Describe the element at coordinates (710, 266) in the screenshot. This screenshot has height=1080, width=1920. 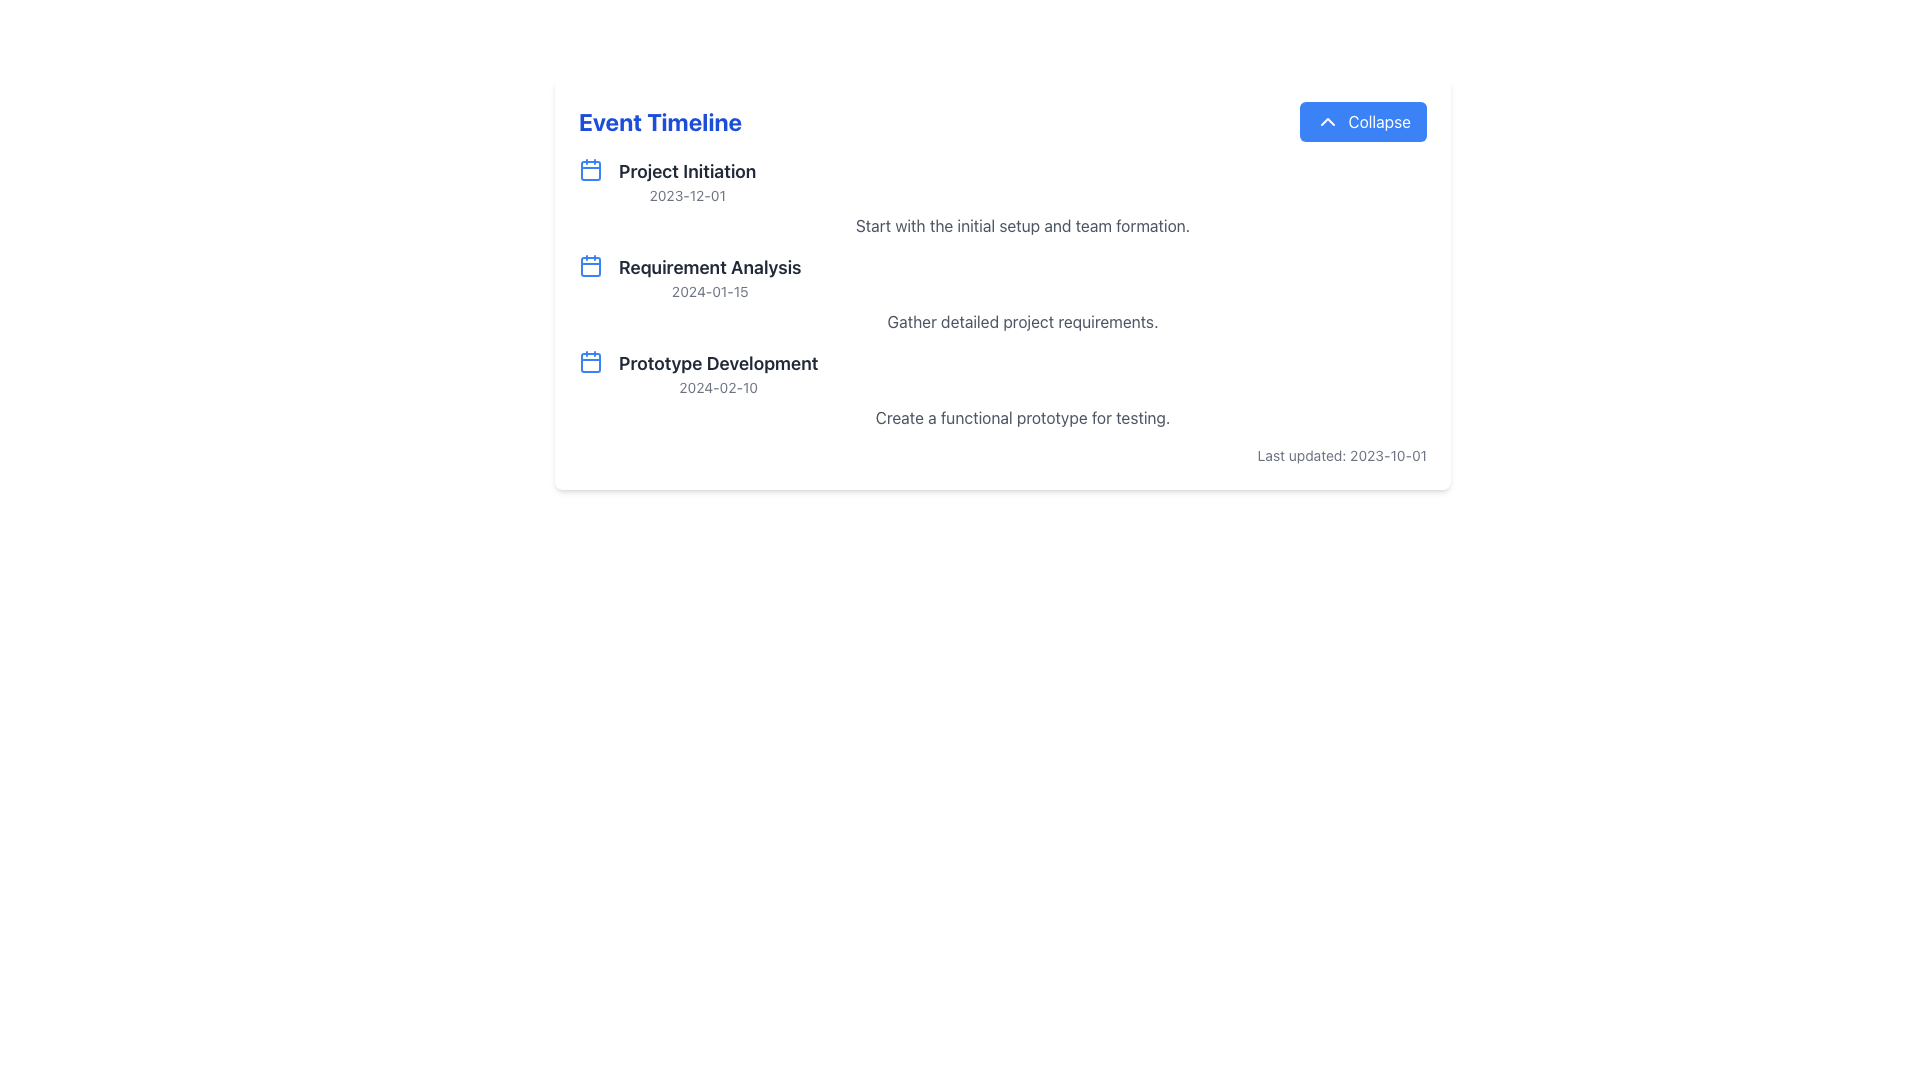
I see `text label that serves as the title for the second event in the timeline, positioned between 'Project Initiation' and 'Prototype Development'` at that location.